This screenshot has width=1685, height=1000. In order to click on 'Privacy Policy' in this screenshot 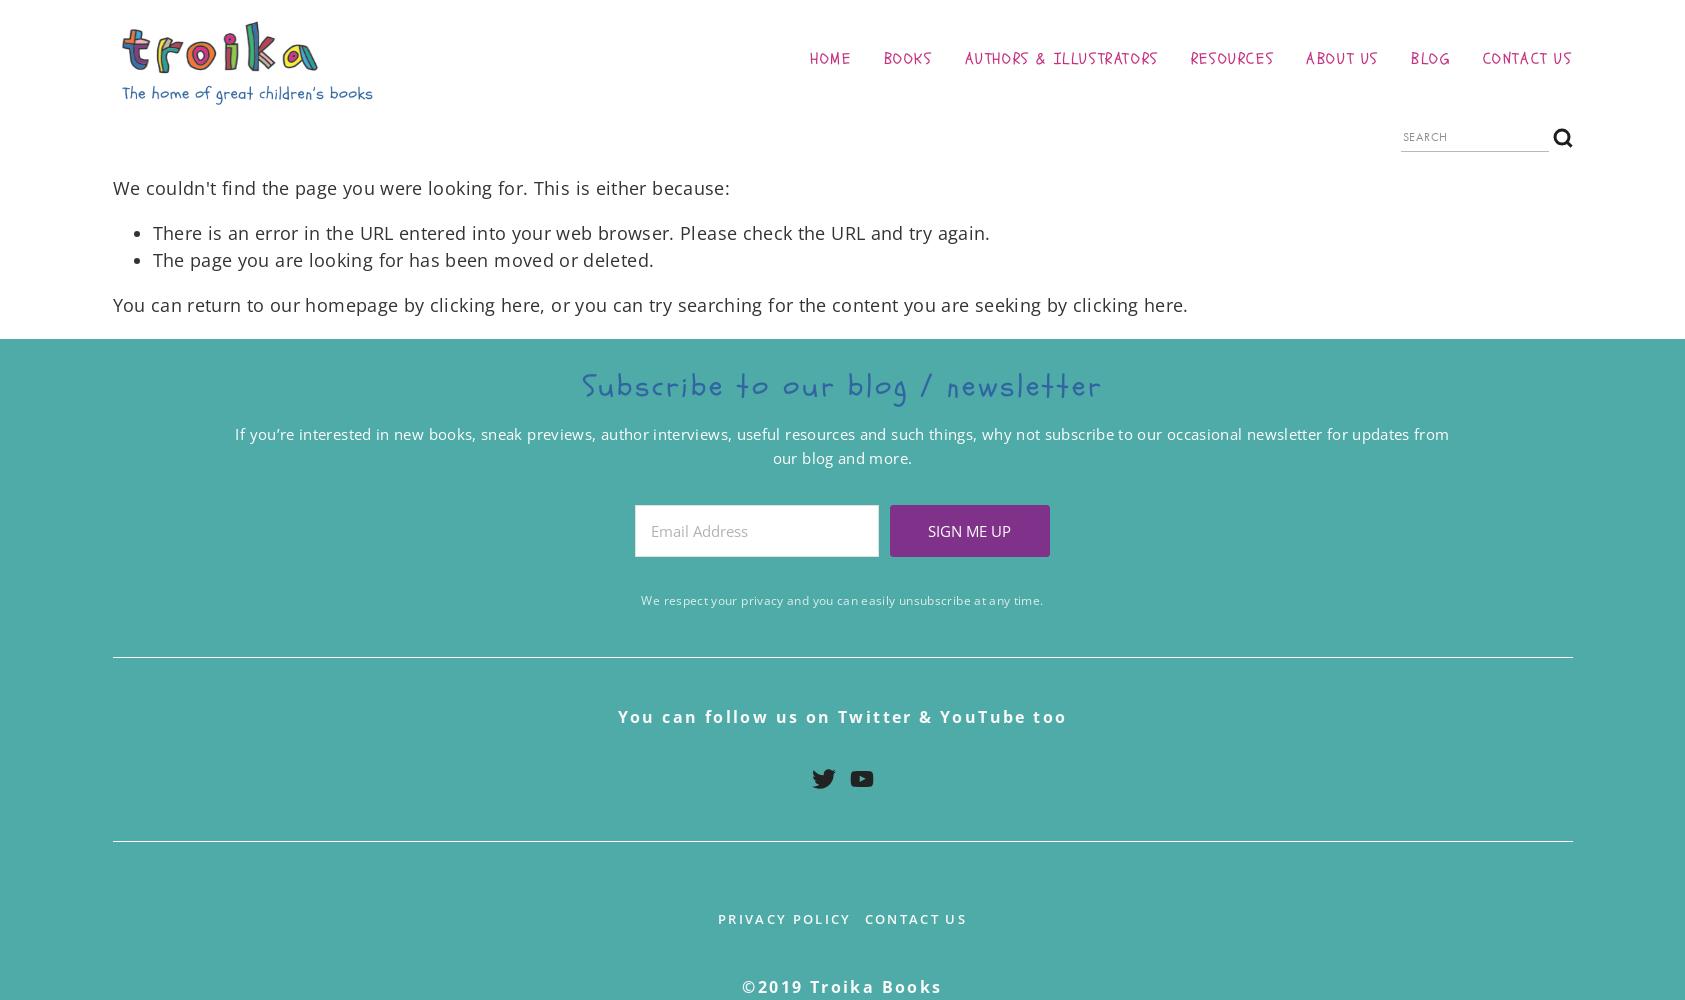, I will do `click(715, 918)`.